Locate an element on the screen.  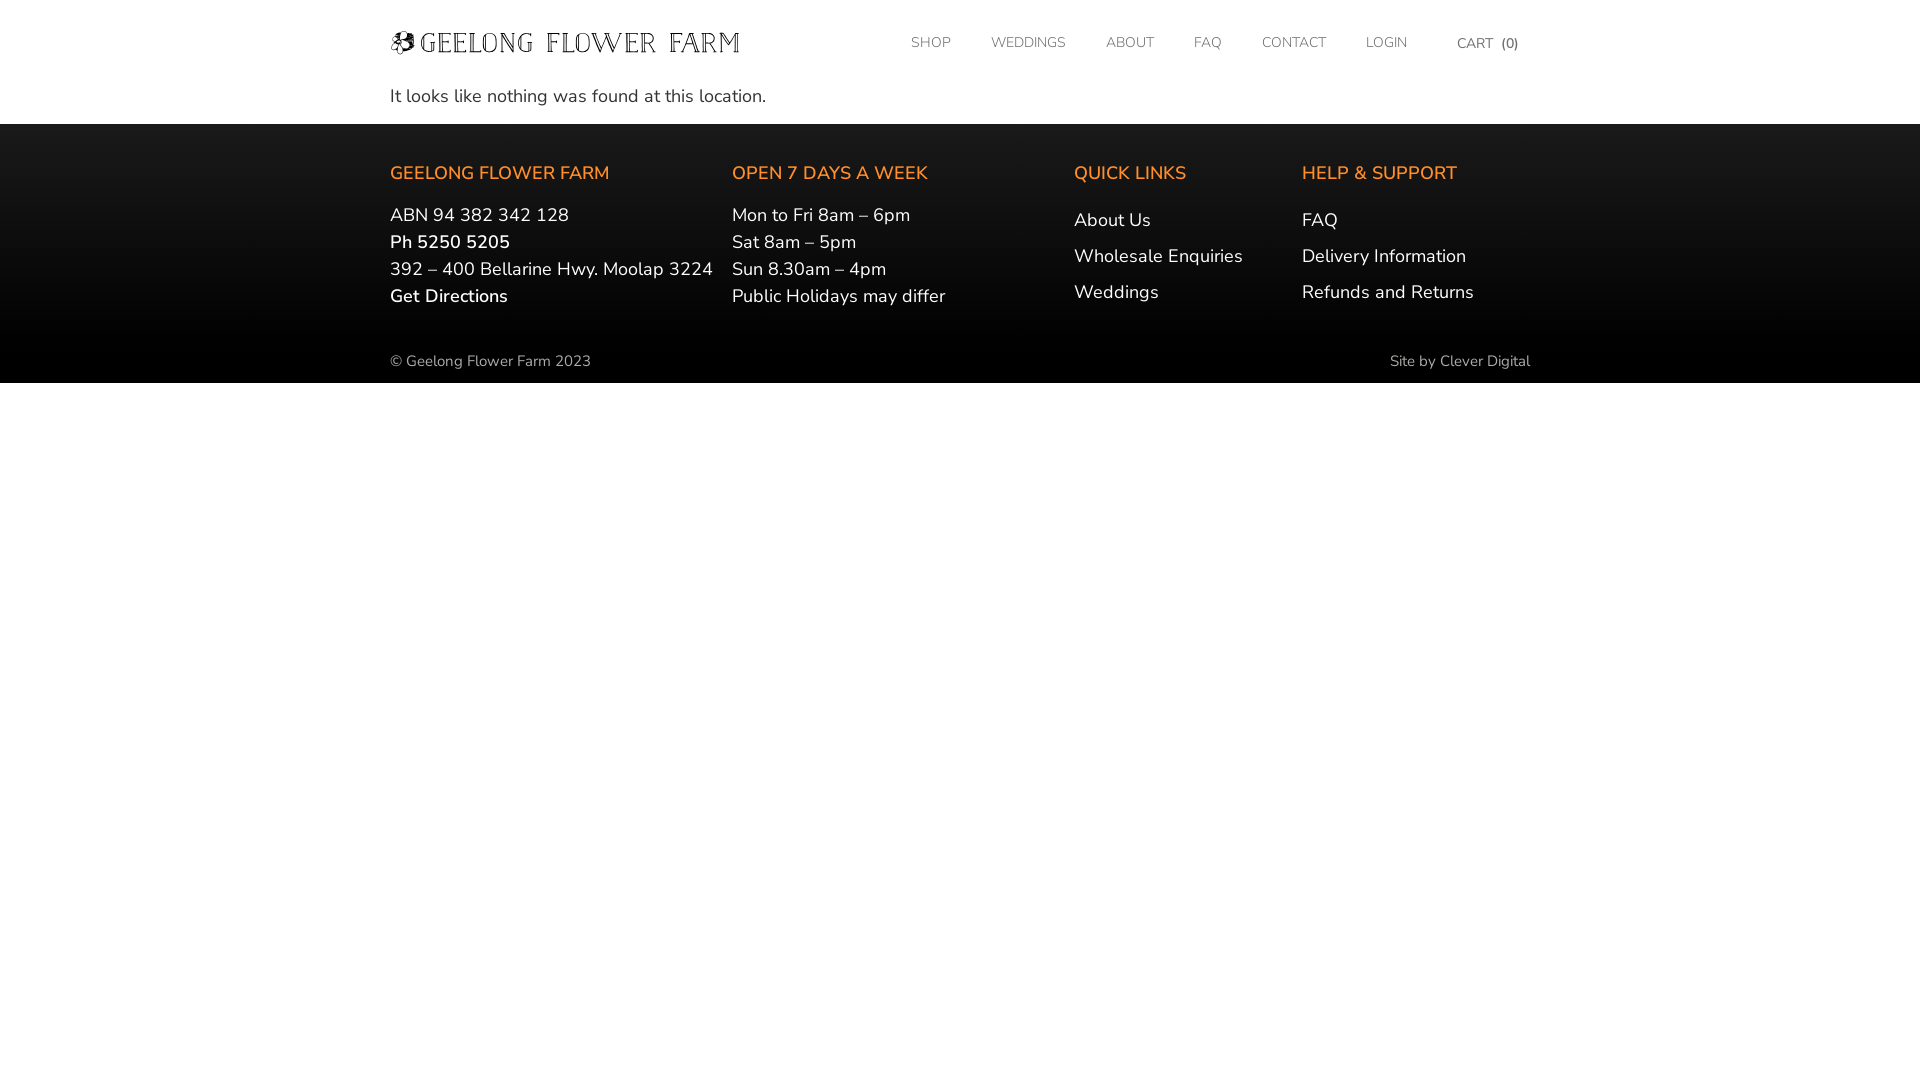
'CART is located at coordinates (1488, 43).